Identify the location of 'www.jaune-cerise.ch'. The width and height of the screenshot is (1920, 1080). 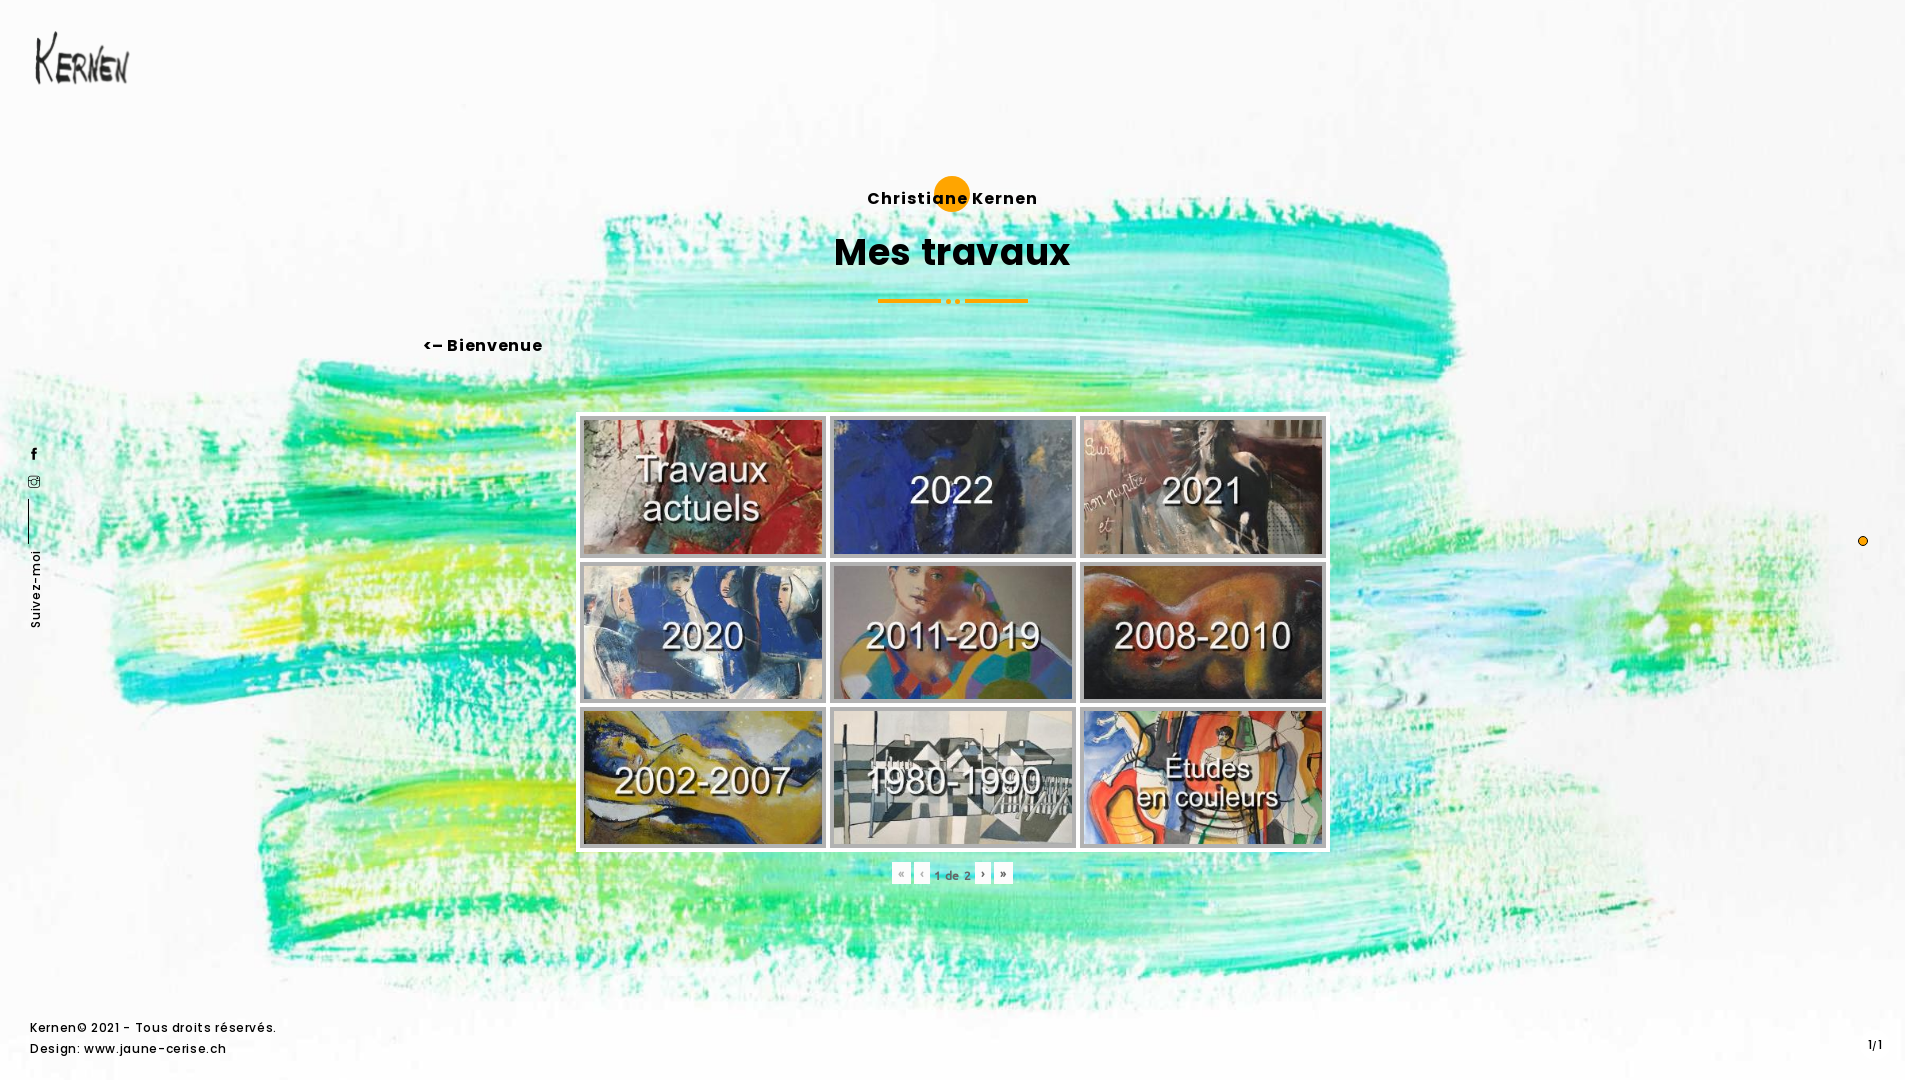
(153, 1047).